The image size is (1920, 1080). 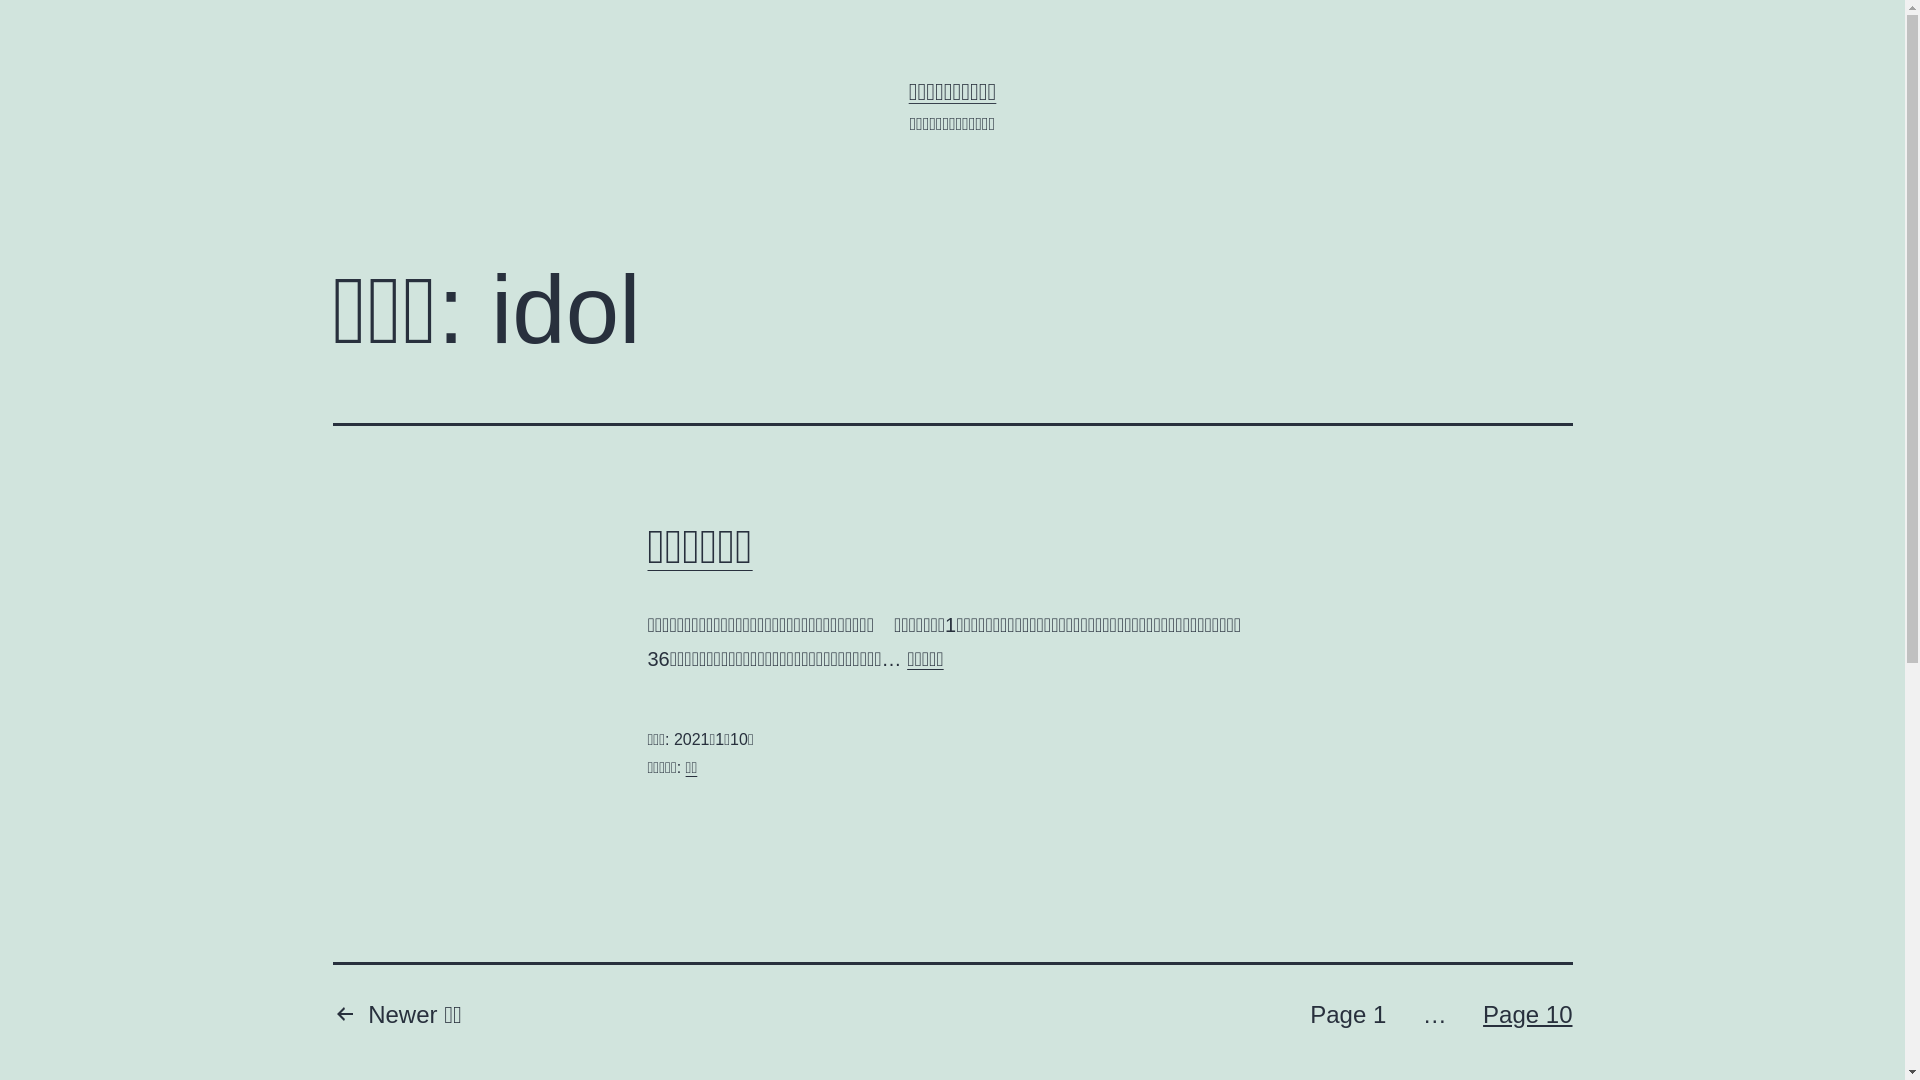 I want to click on 'Page 1', so click(x=1348, y=1017).